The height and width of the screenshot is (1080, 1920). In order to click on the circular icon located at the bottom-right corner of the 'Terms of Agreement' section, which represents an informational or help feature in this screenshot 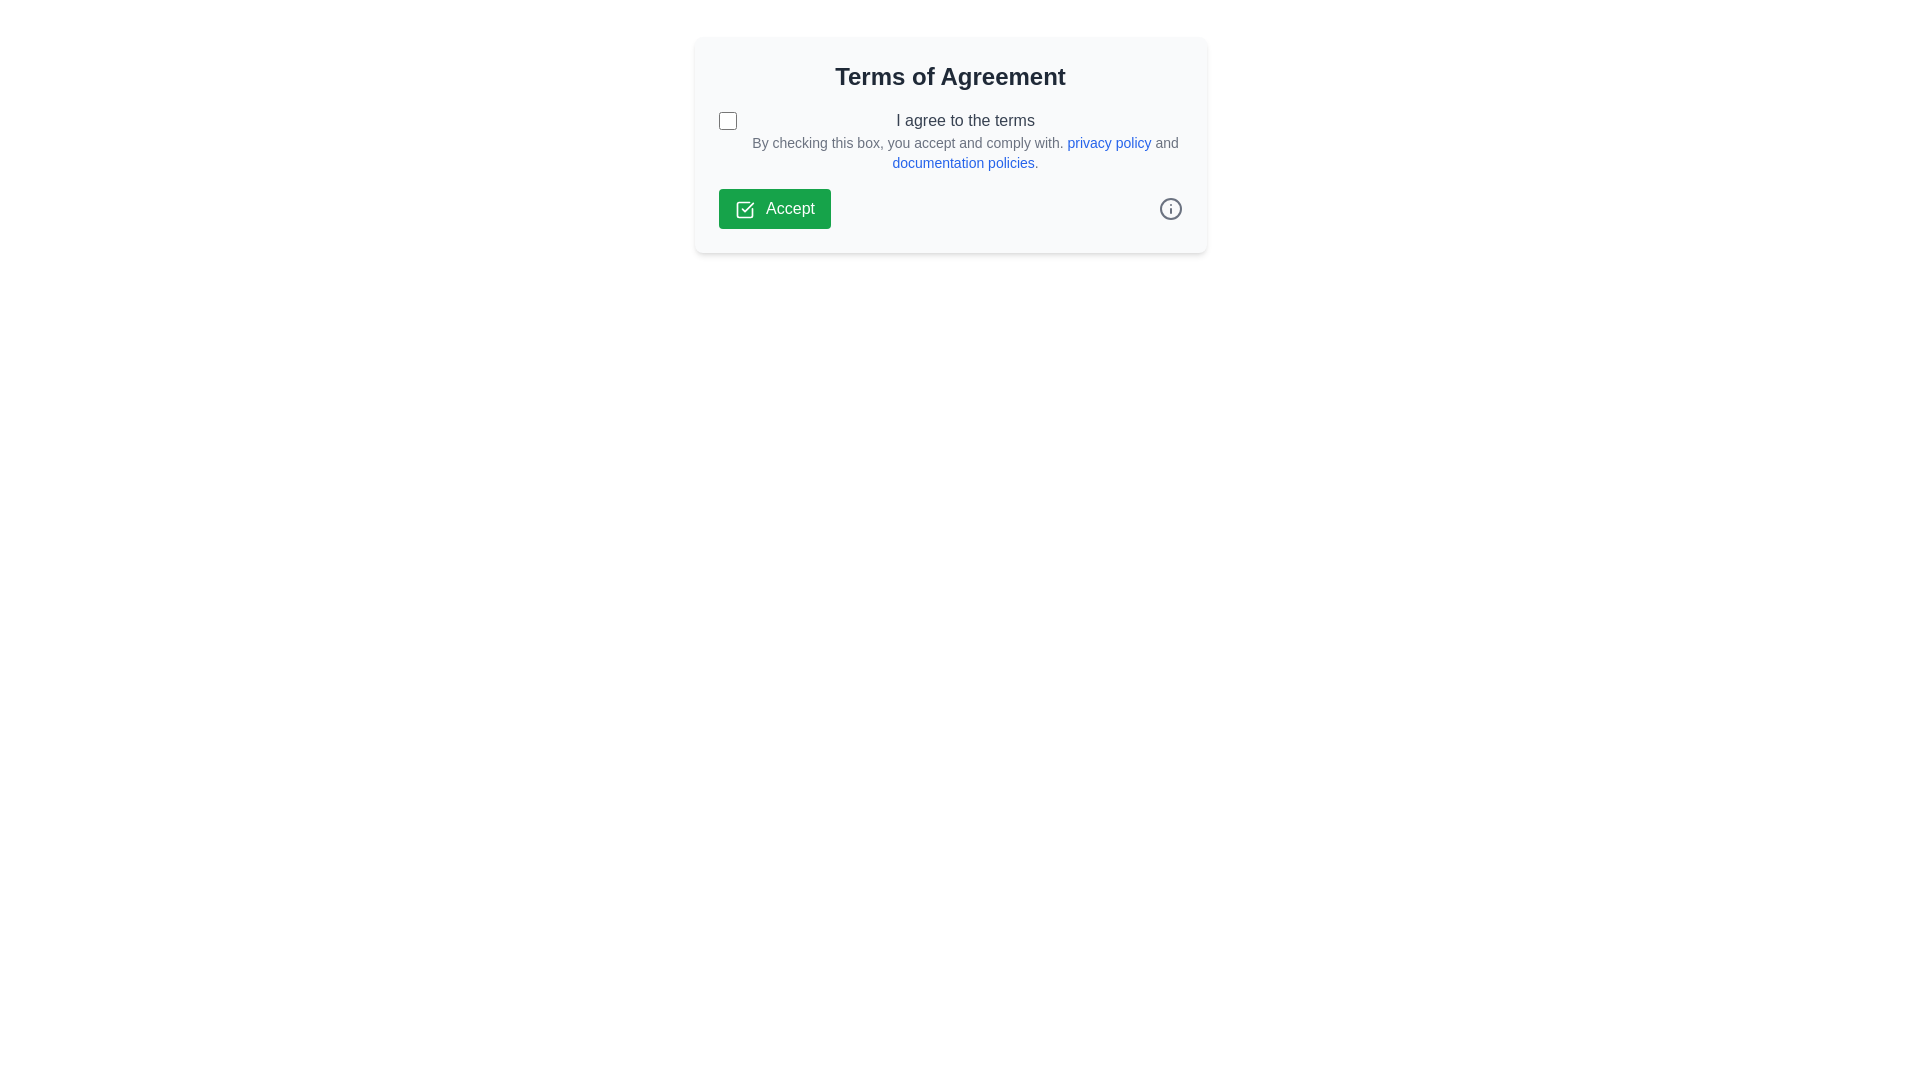, I will do `click(1170, 208)`.